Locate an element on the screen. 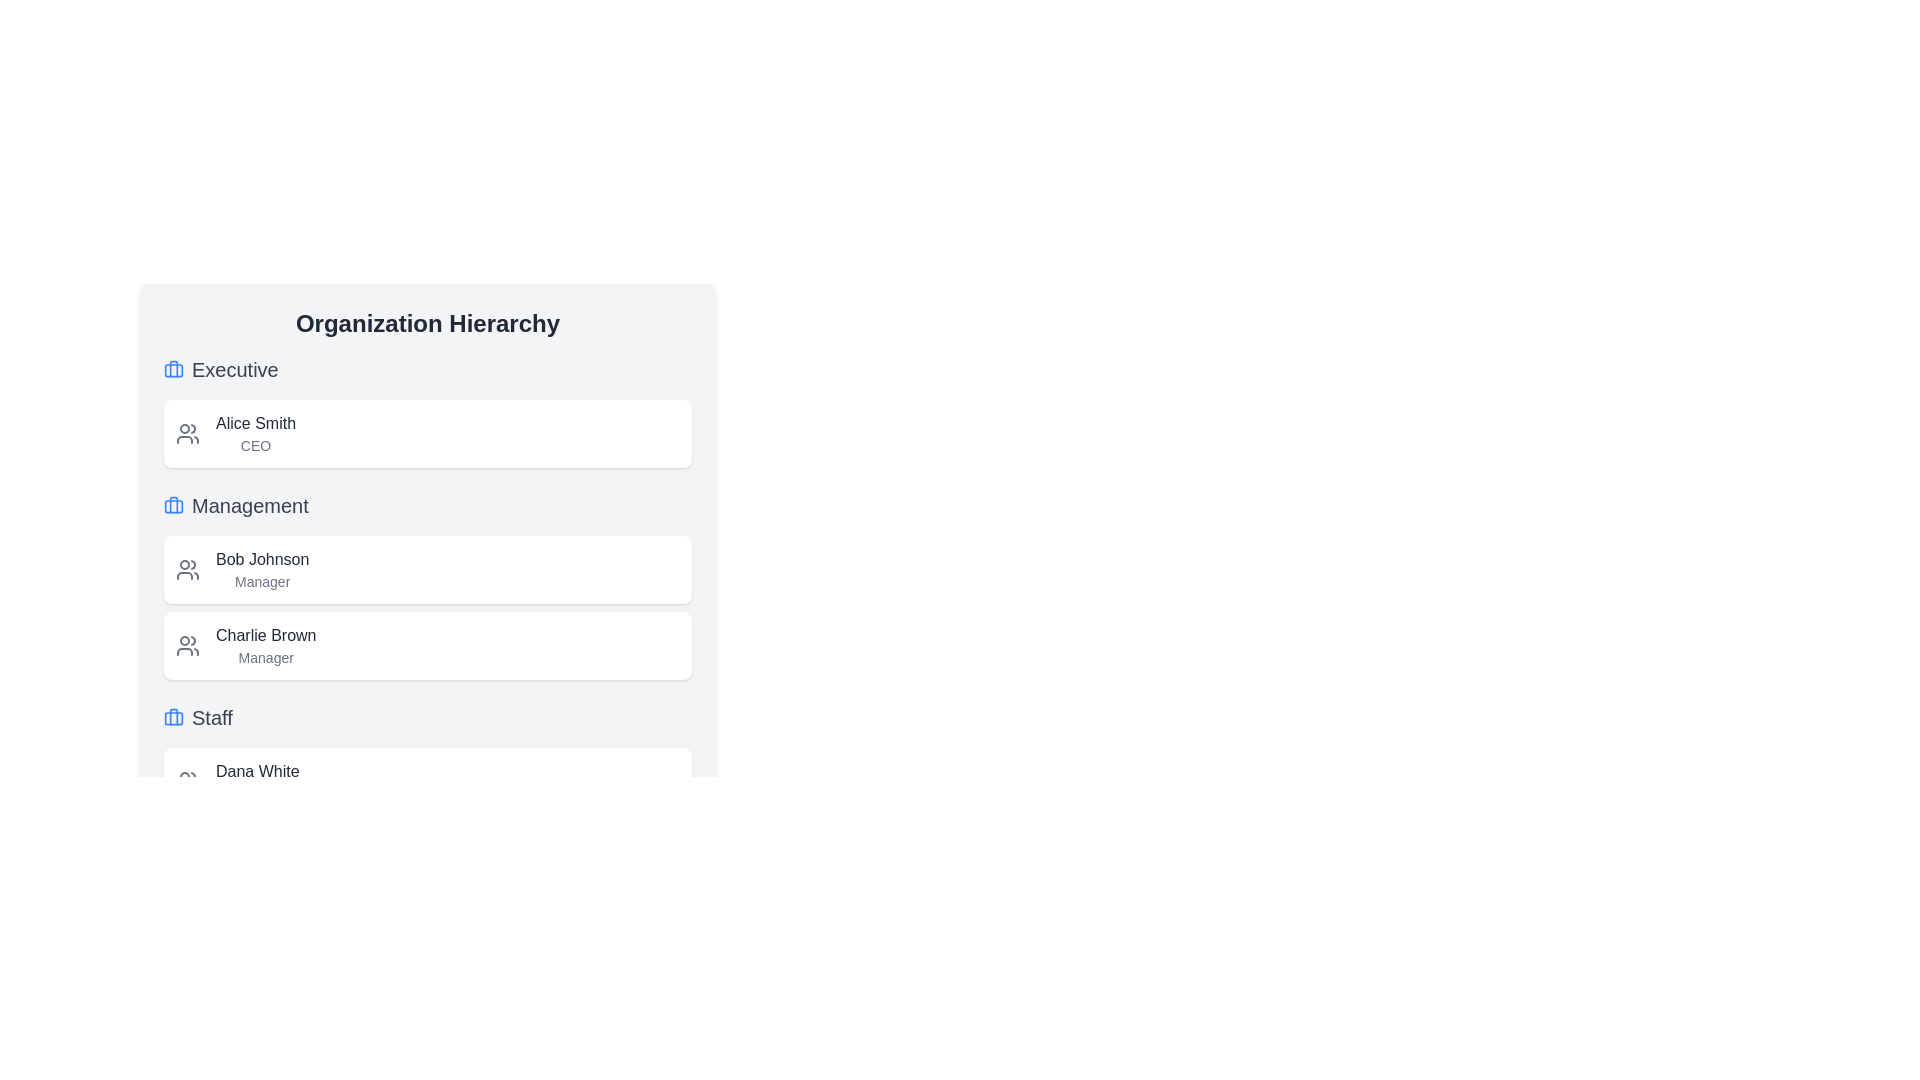  the 'Manager' text label displayed in a small gray font located below 'Charlie Brown' in the 'Management' section of the hierarchy listing interface is located at coordinates (265, 658).